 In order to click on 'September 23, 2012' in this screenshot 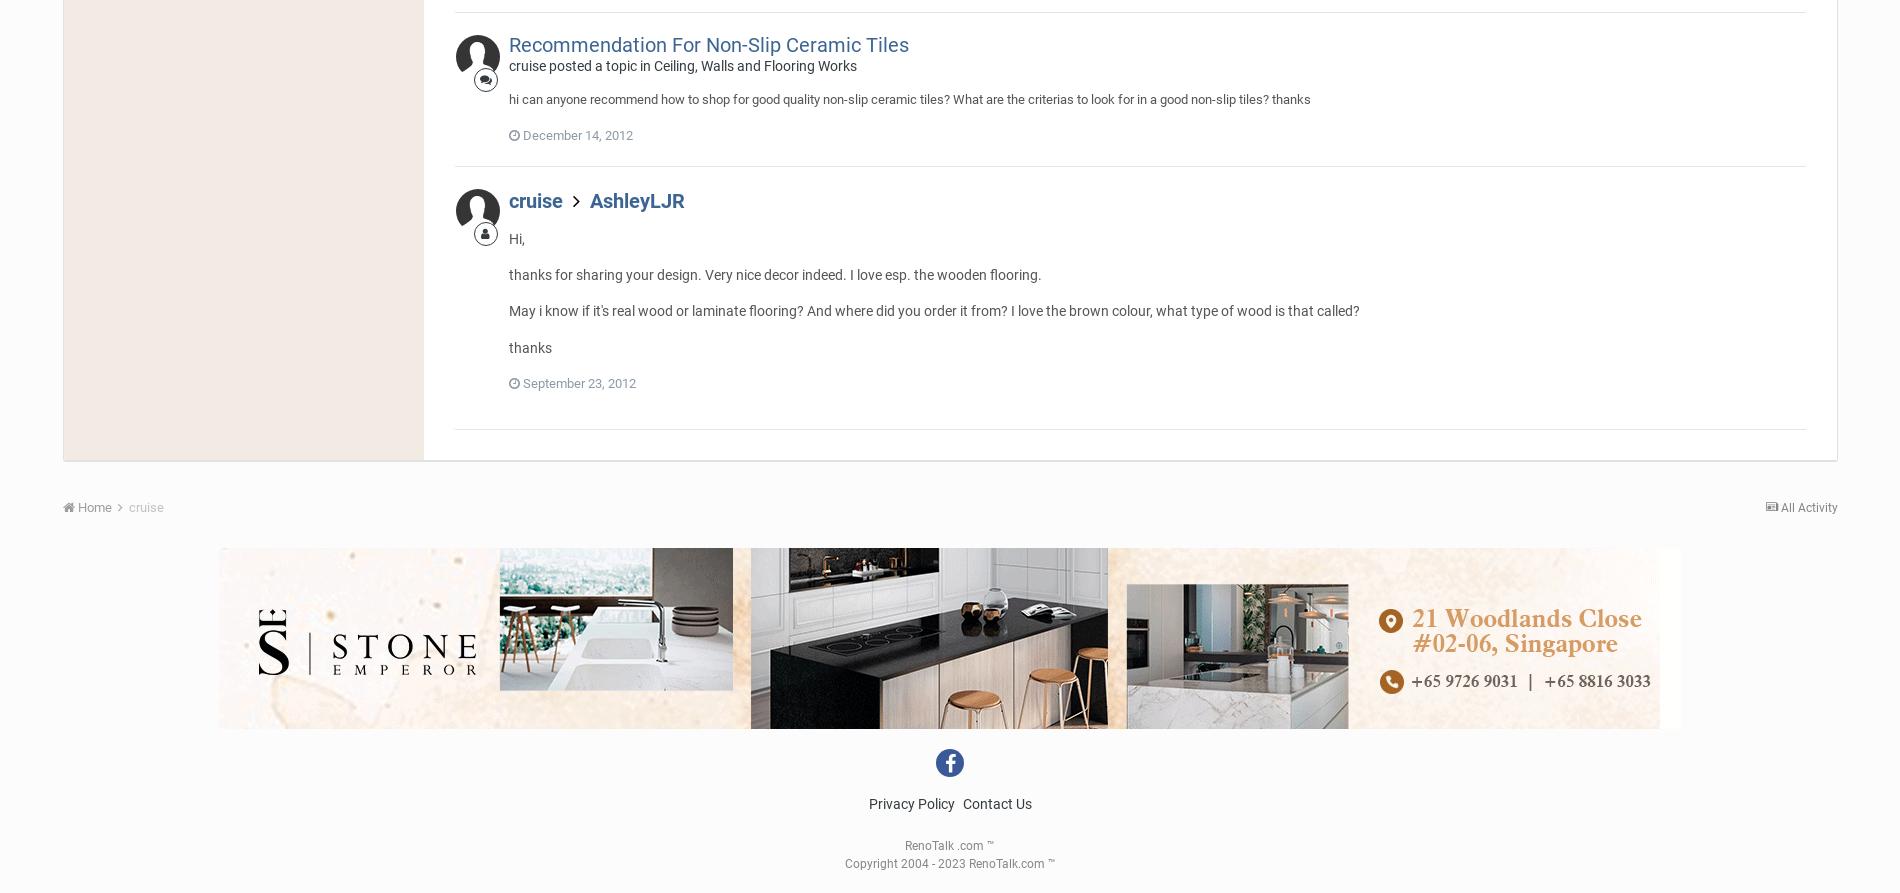, I will do `click(521, 383)`.